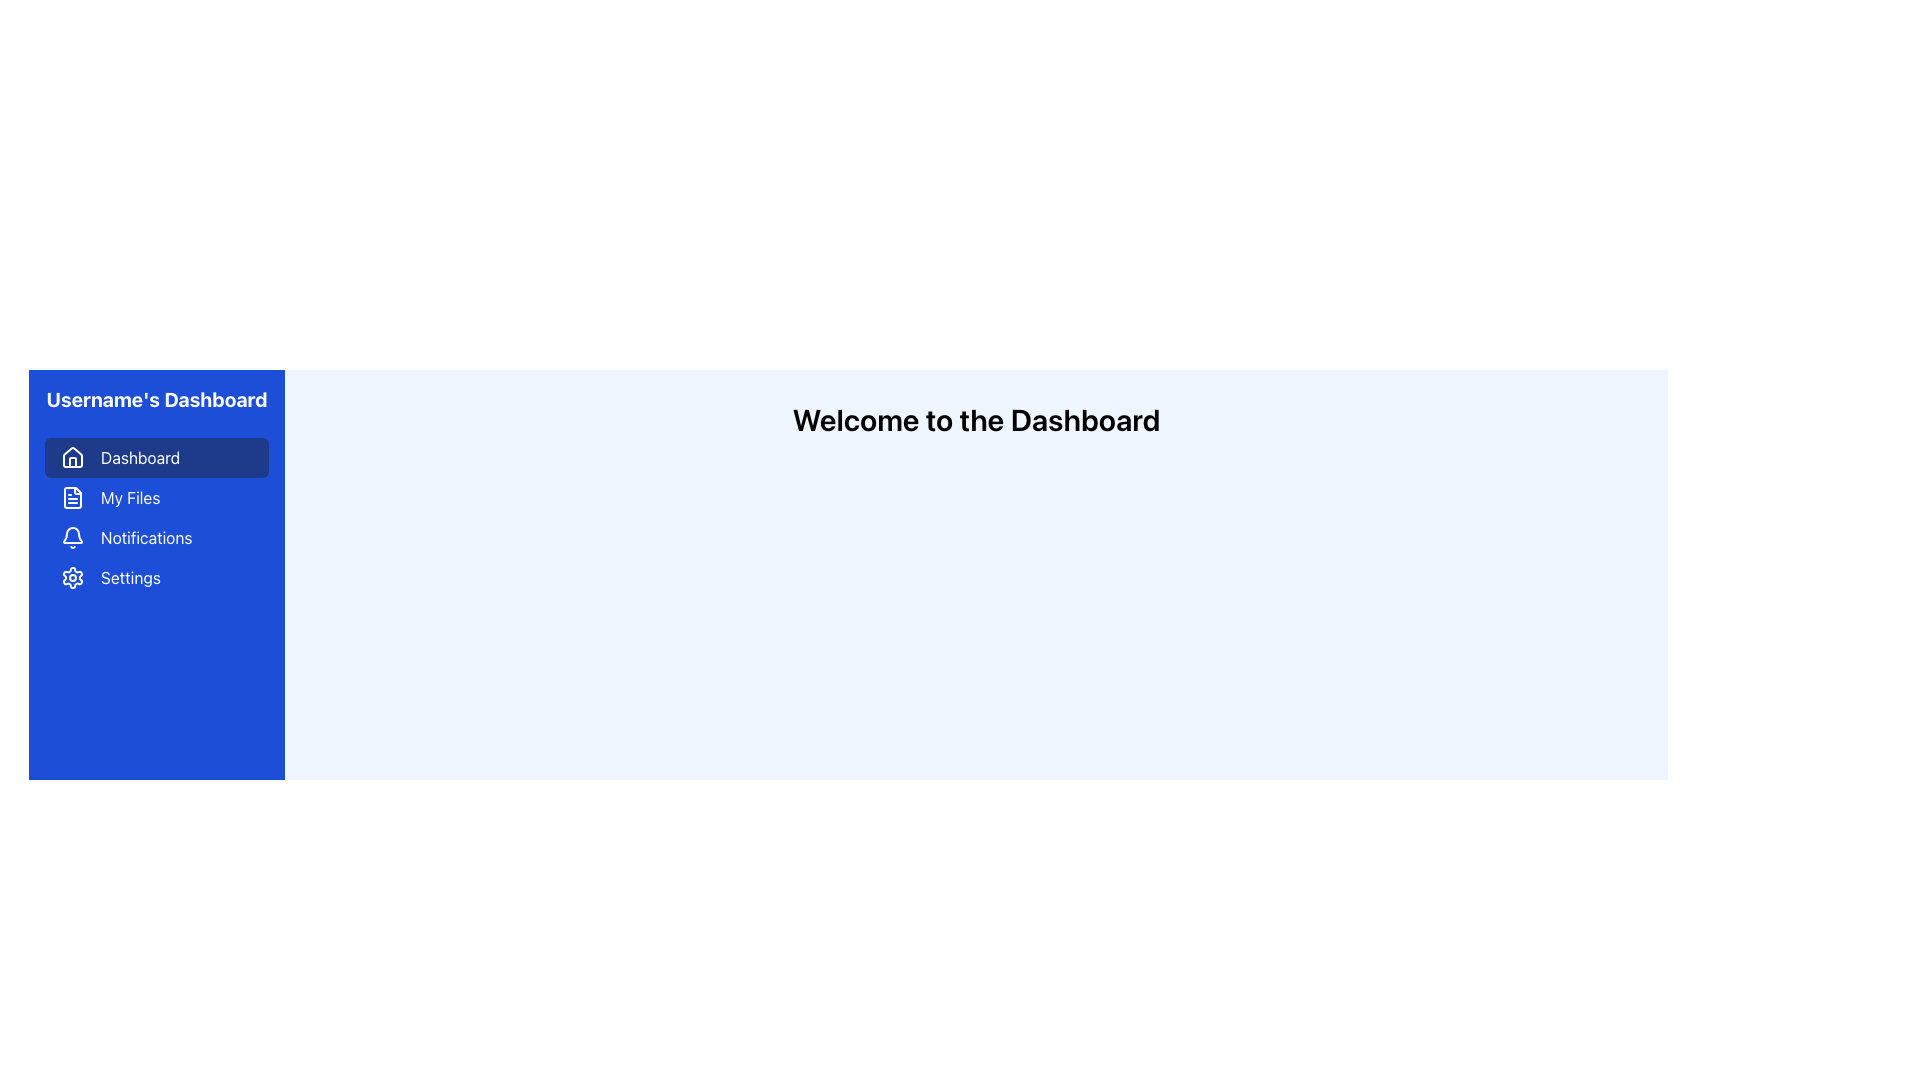 The height and width of the screenshot is (1080, 1920). Describe the element at coordinates (72, 536) in the screenshot. I see `the bell-shaped icon with a hollow interior, which is styled in white against a blue background, located to the left of the 'Notifications' text in the navigation menu` at that location.